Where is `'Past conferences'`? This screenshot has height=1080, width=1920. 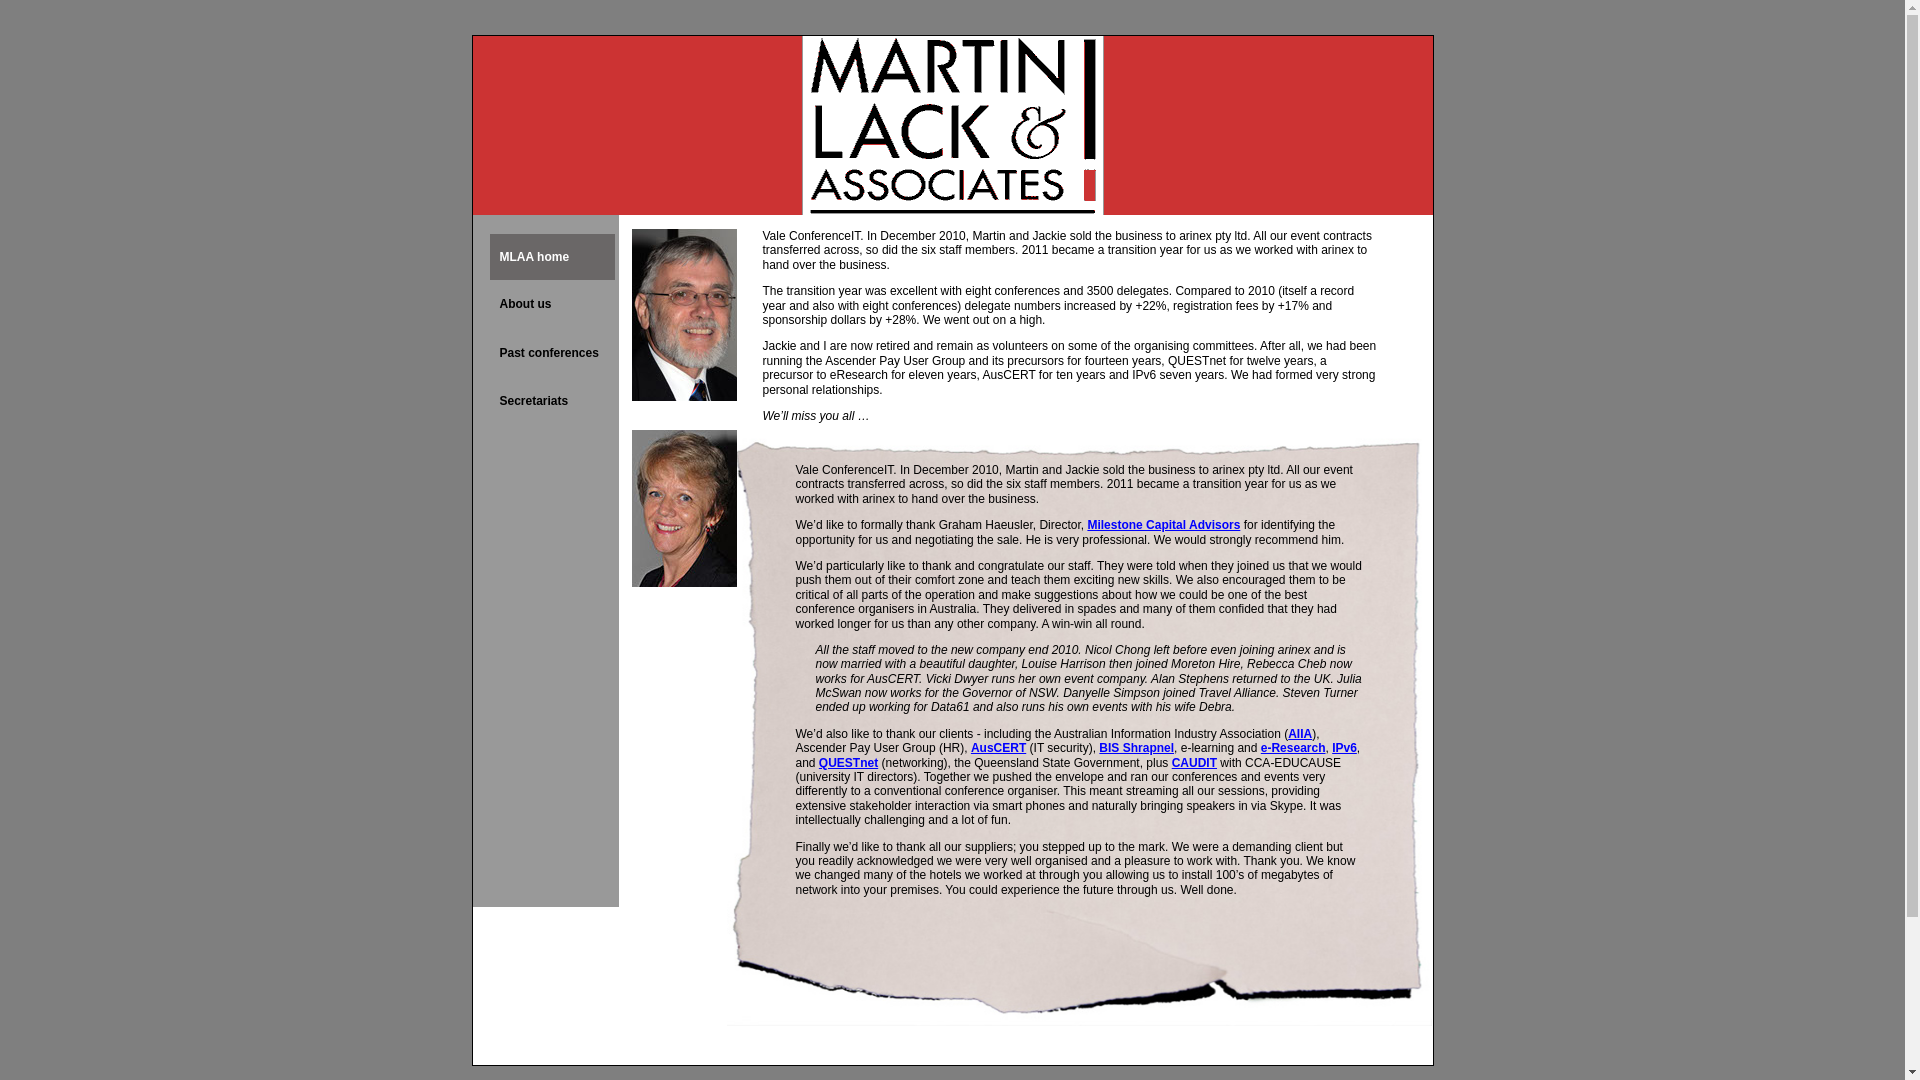
'Past conferences' is located at coordinates (552, 352).